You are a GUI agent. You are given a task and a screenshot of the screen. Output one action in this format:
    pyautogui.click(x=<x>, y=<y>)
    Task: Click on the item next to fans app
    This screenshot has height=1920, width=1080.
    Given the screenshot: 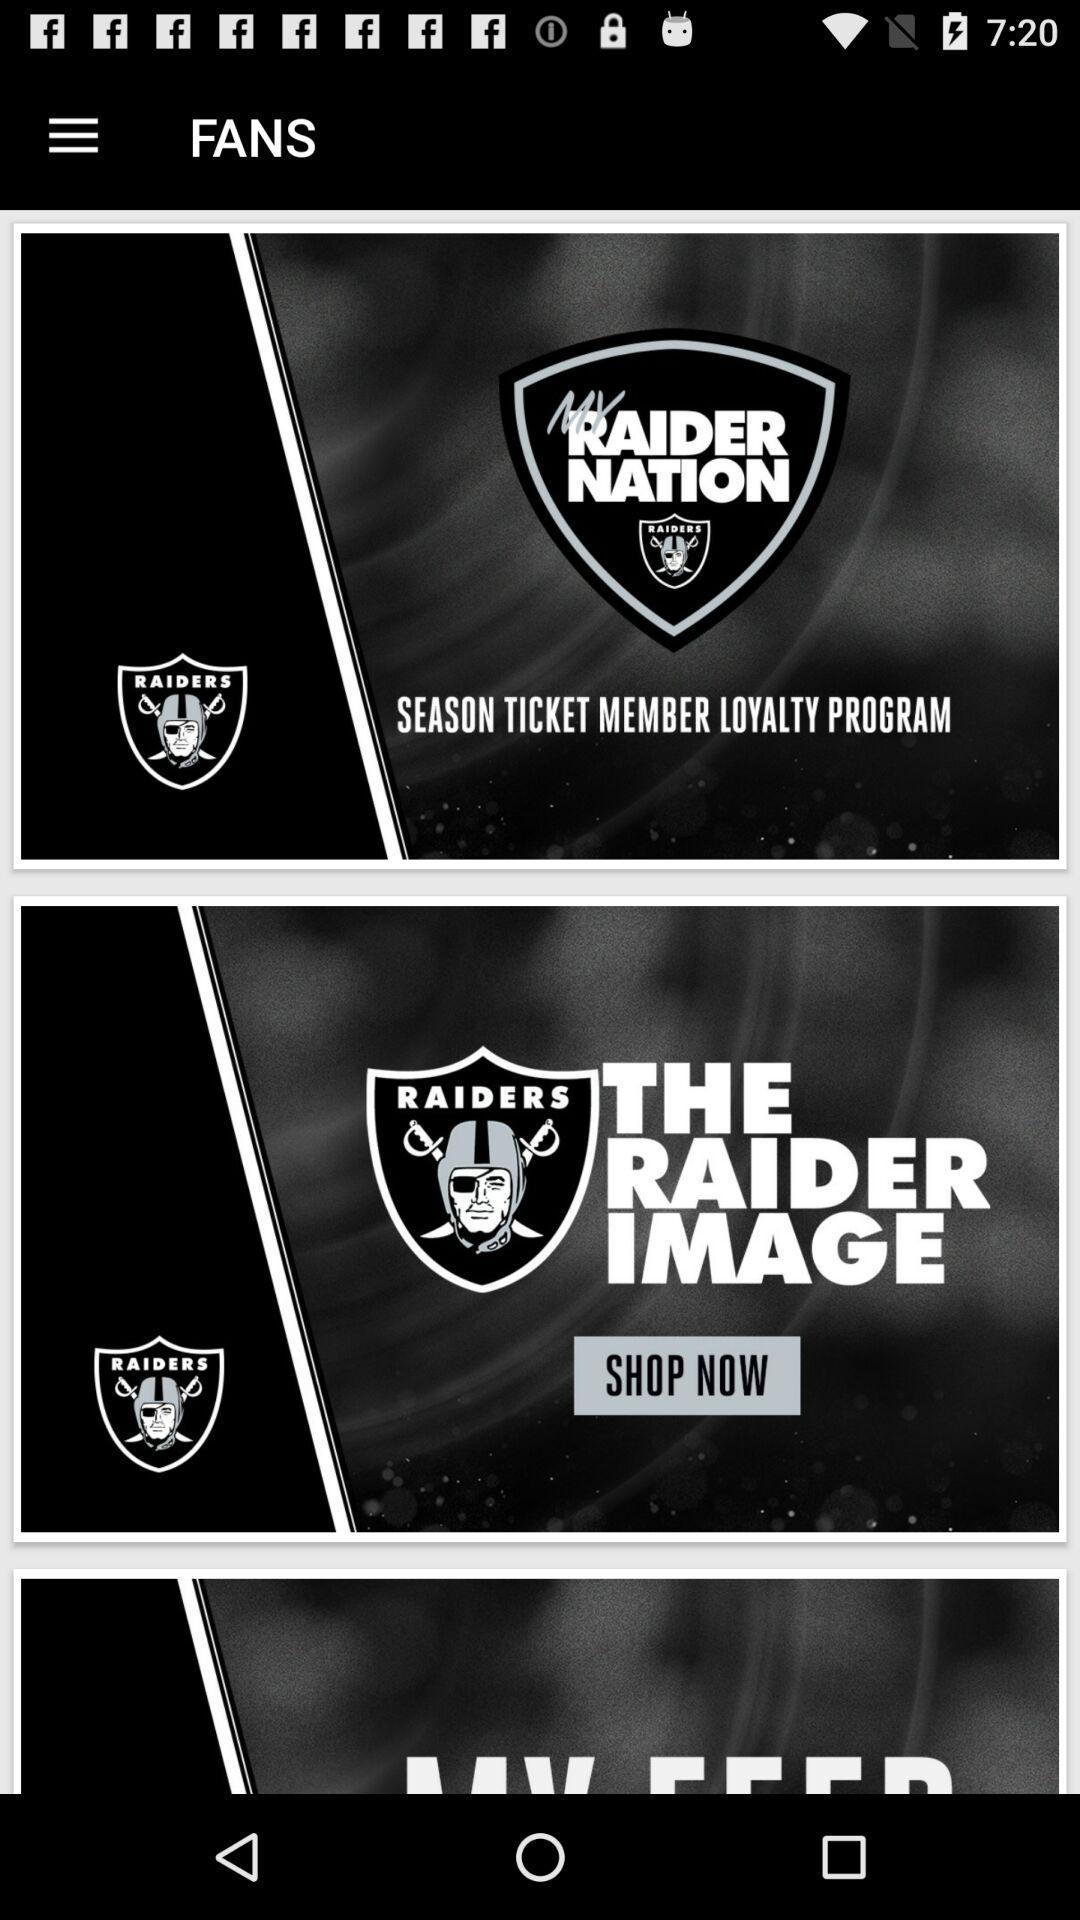 What is the action you would take?
    pyautogui.click(x=72, y=135)
    